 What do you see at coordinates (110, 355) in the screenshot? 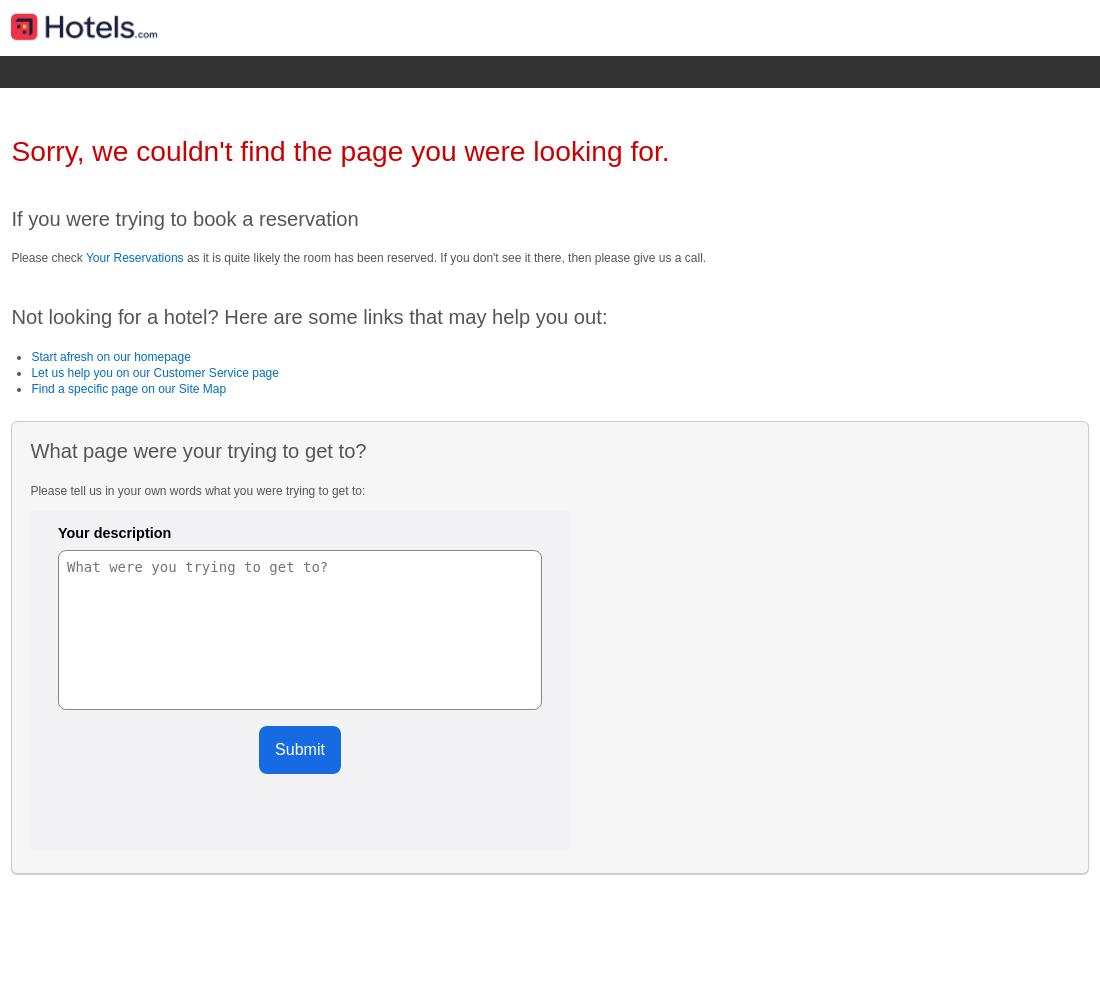
I see `'Start afresh on our homepage'` at bounding box center [110, 355].